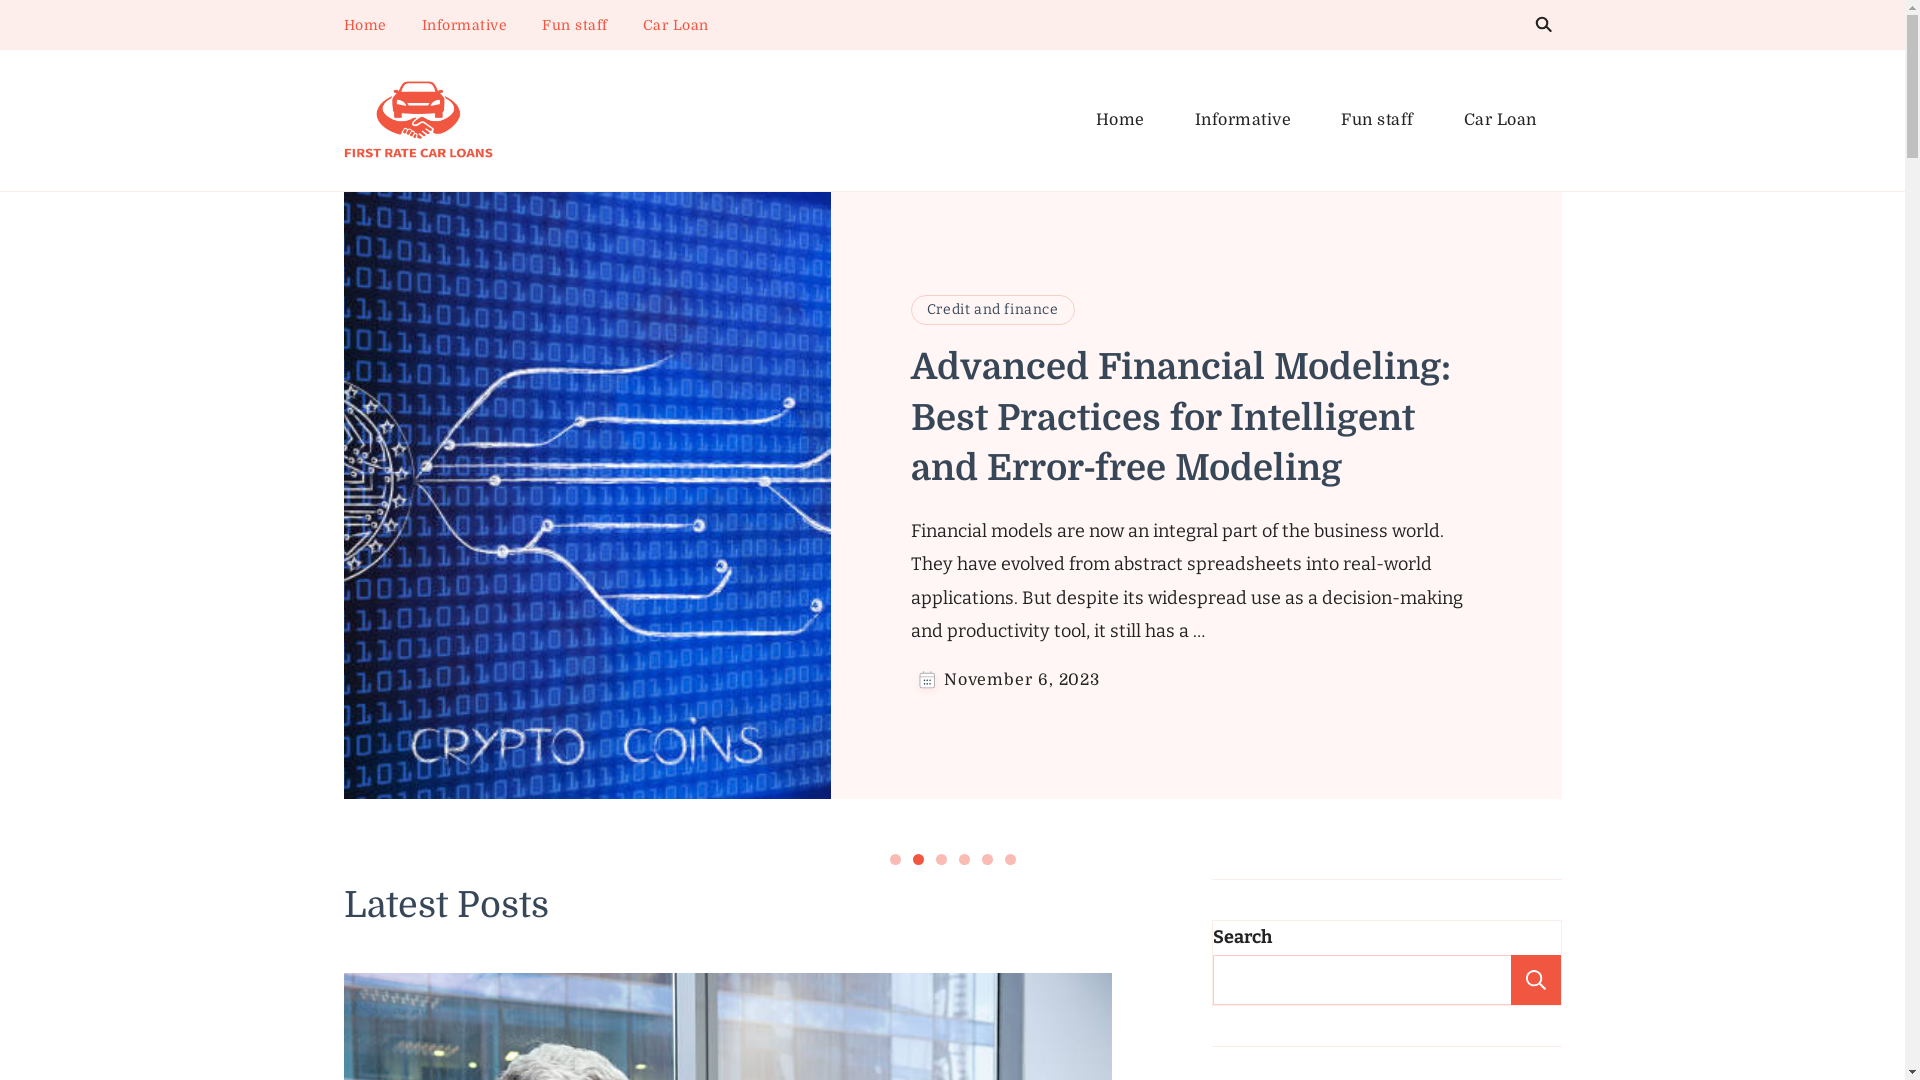  I want to click on 'First Rate Car Loans', so click(344, 180).